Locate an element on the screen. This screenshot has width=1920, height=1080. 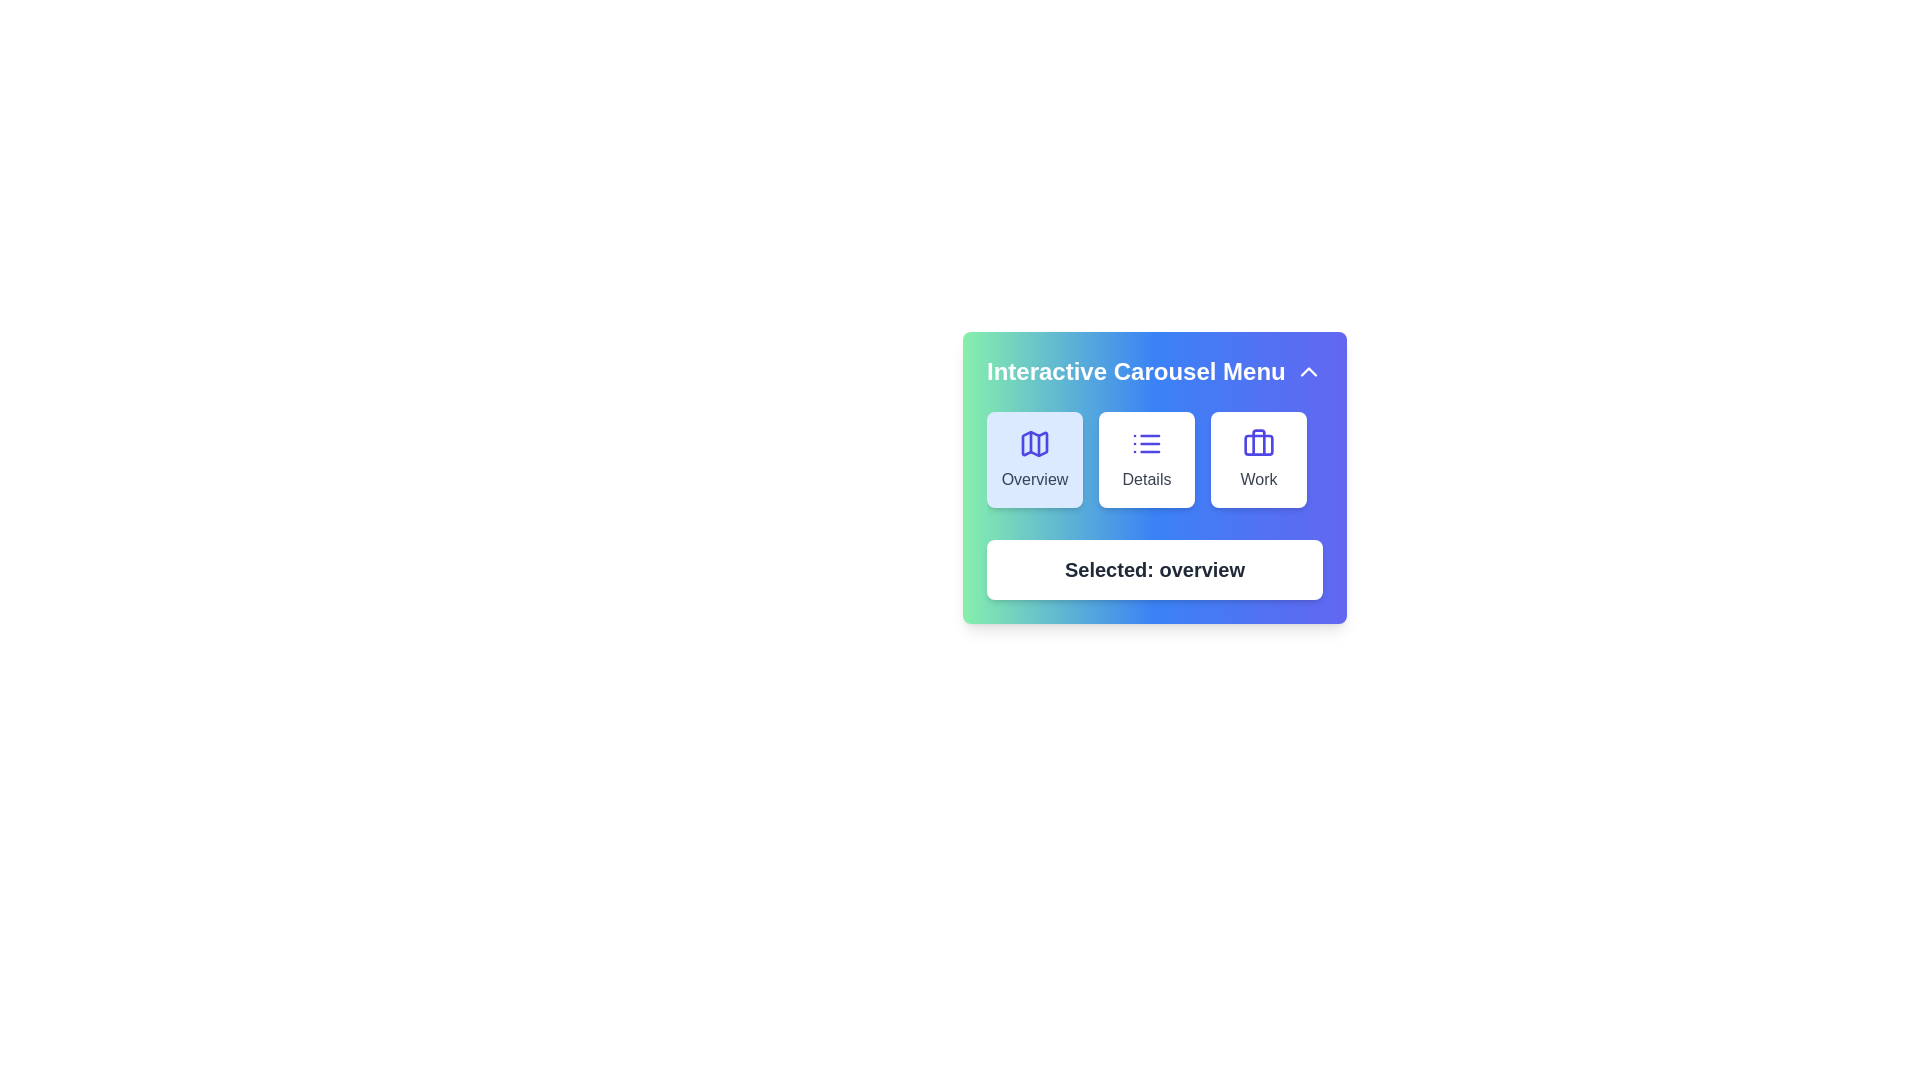
the menu item Details to reveal its hover effect is located at coordinates (1147, 459).